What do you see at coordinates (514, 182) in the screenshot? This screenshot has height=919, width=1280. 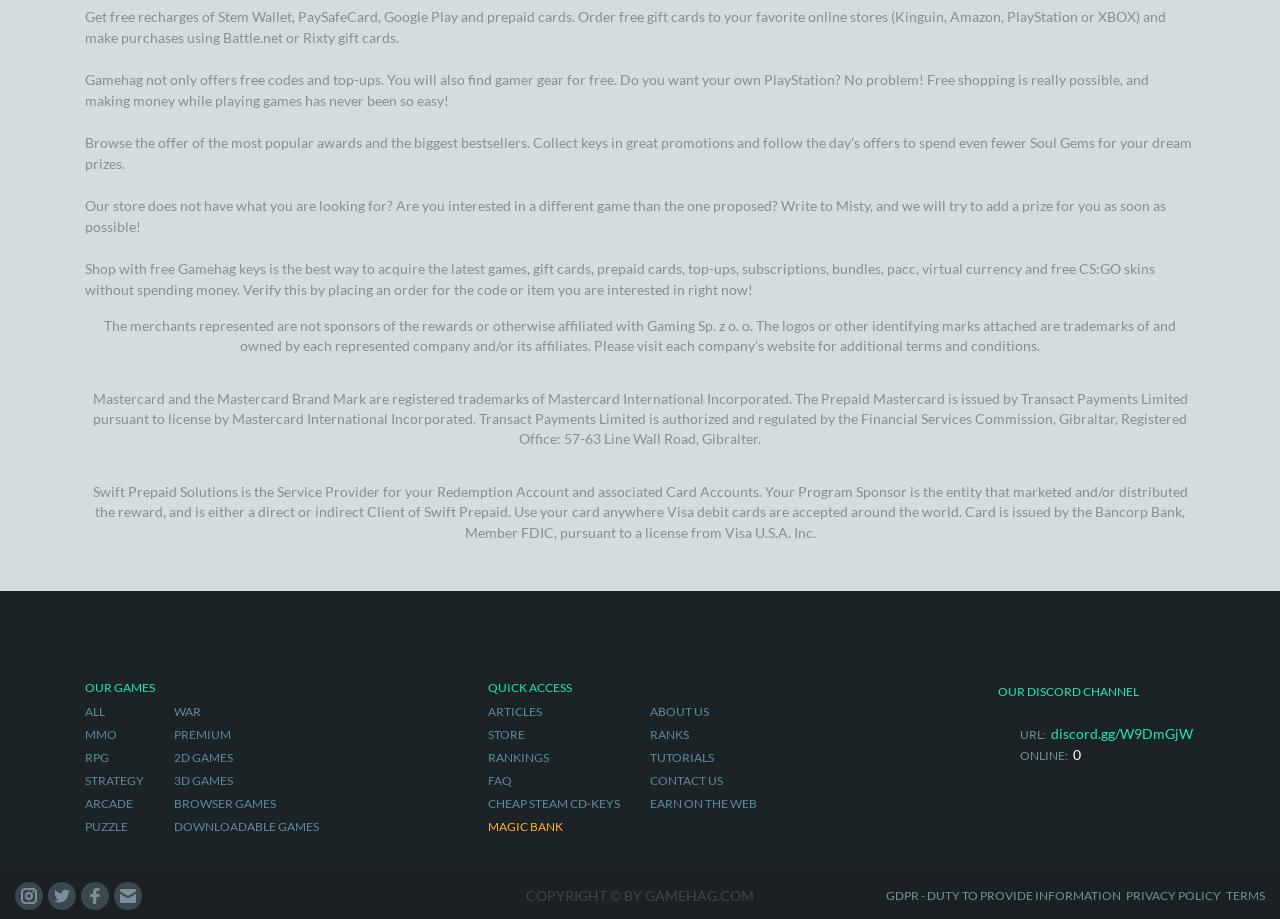 I see `'Articles'` at bounding box center [514, 182].